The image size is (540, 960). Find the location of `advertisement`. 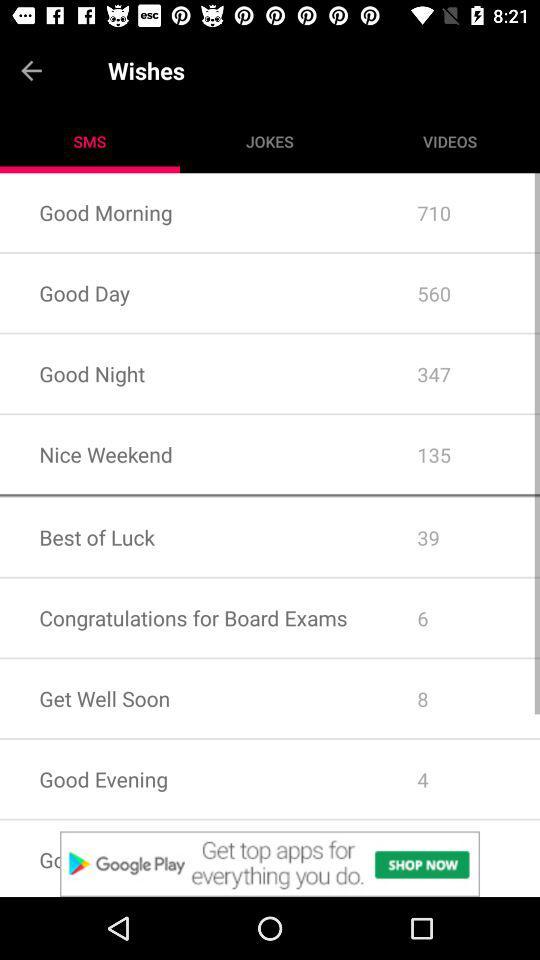

advertisement is located at coordinates (270, 863).